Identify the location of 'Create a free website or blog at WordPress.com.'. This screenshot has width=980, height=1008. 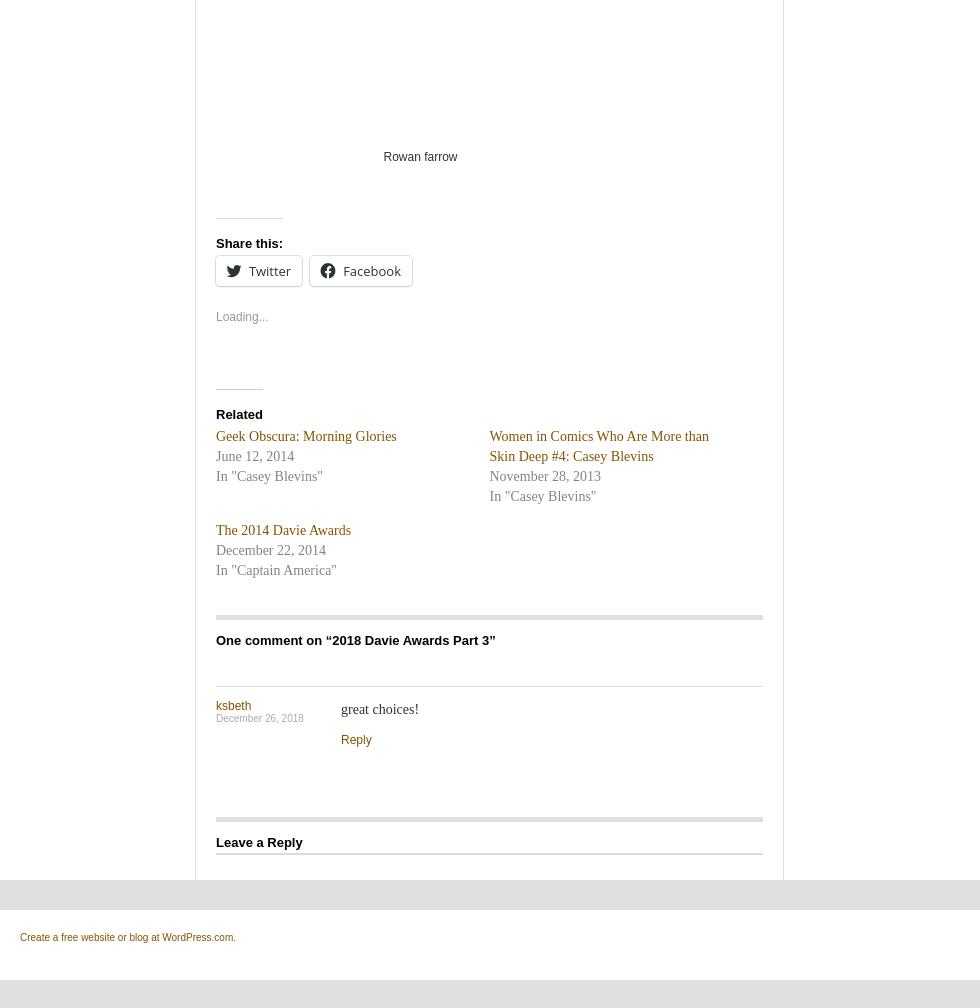
(127, 936).